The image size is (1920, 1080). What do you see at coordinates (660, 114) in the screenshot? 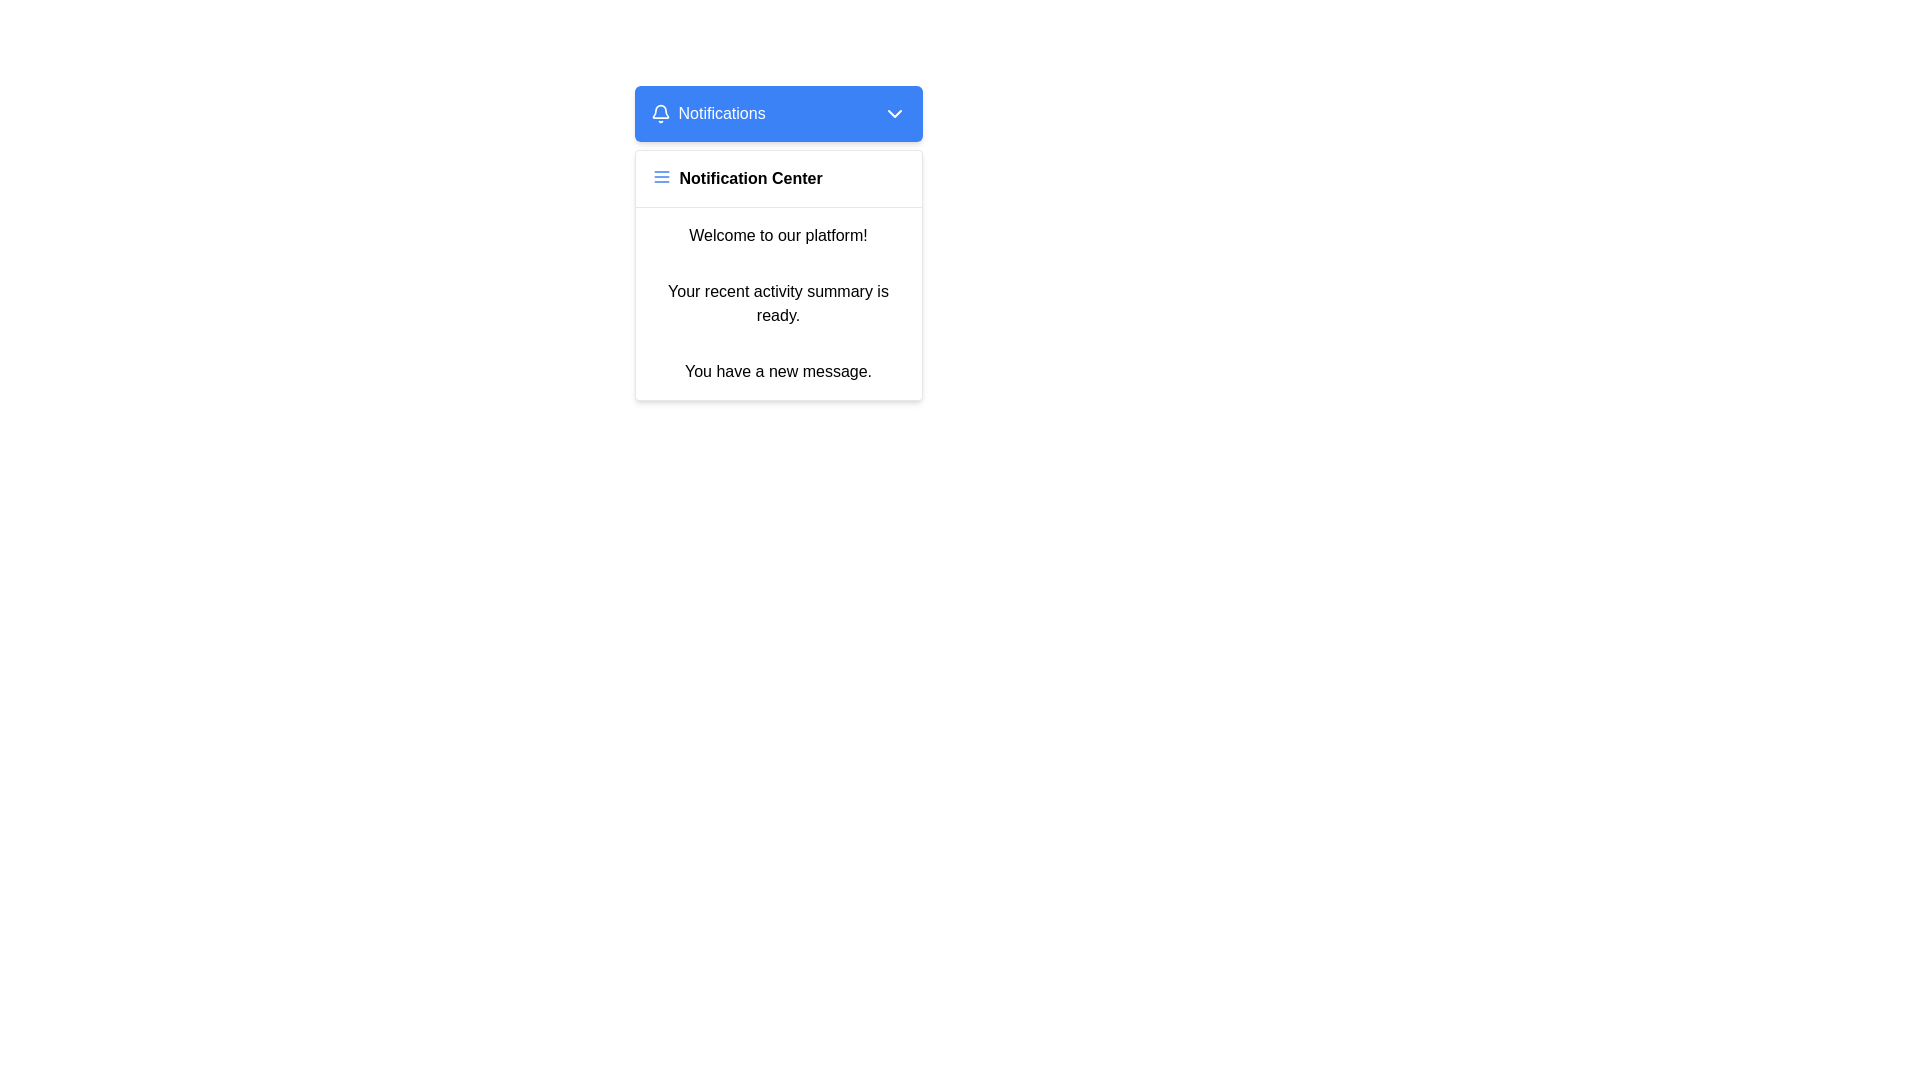
I see `the bell icon located in the top row of the 'Notifications' dropdown section, which is positioned to the left of the 'Notifications' text` at bounding box center [660, 114].